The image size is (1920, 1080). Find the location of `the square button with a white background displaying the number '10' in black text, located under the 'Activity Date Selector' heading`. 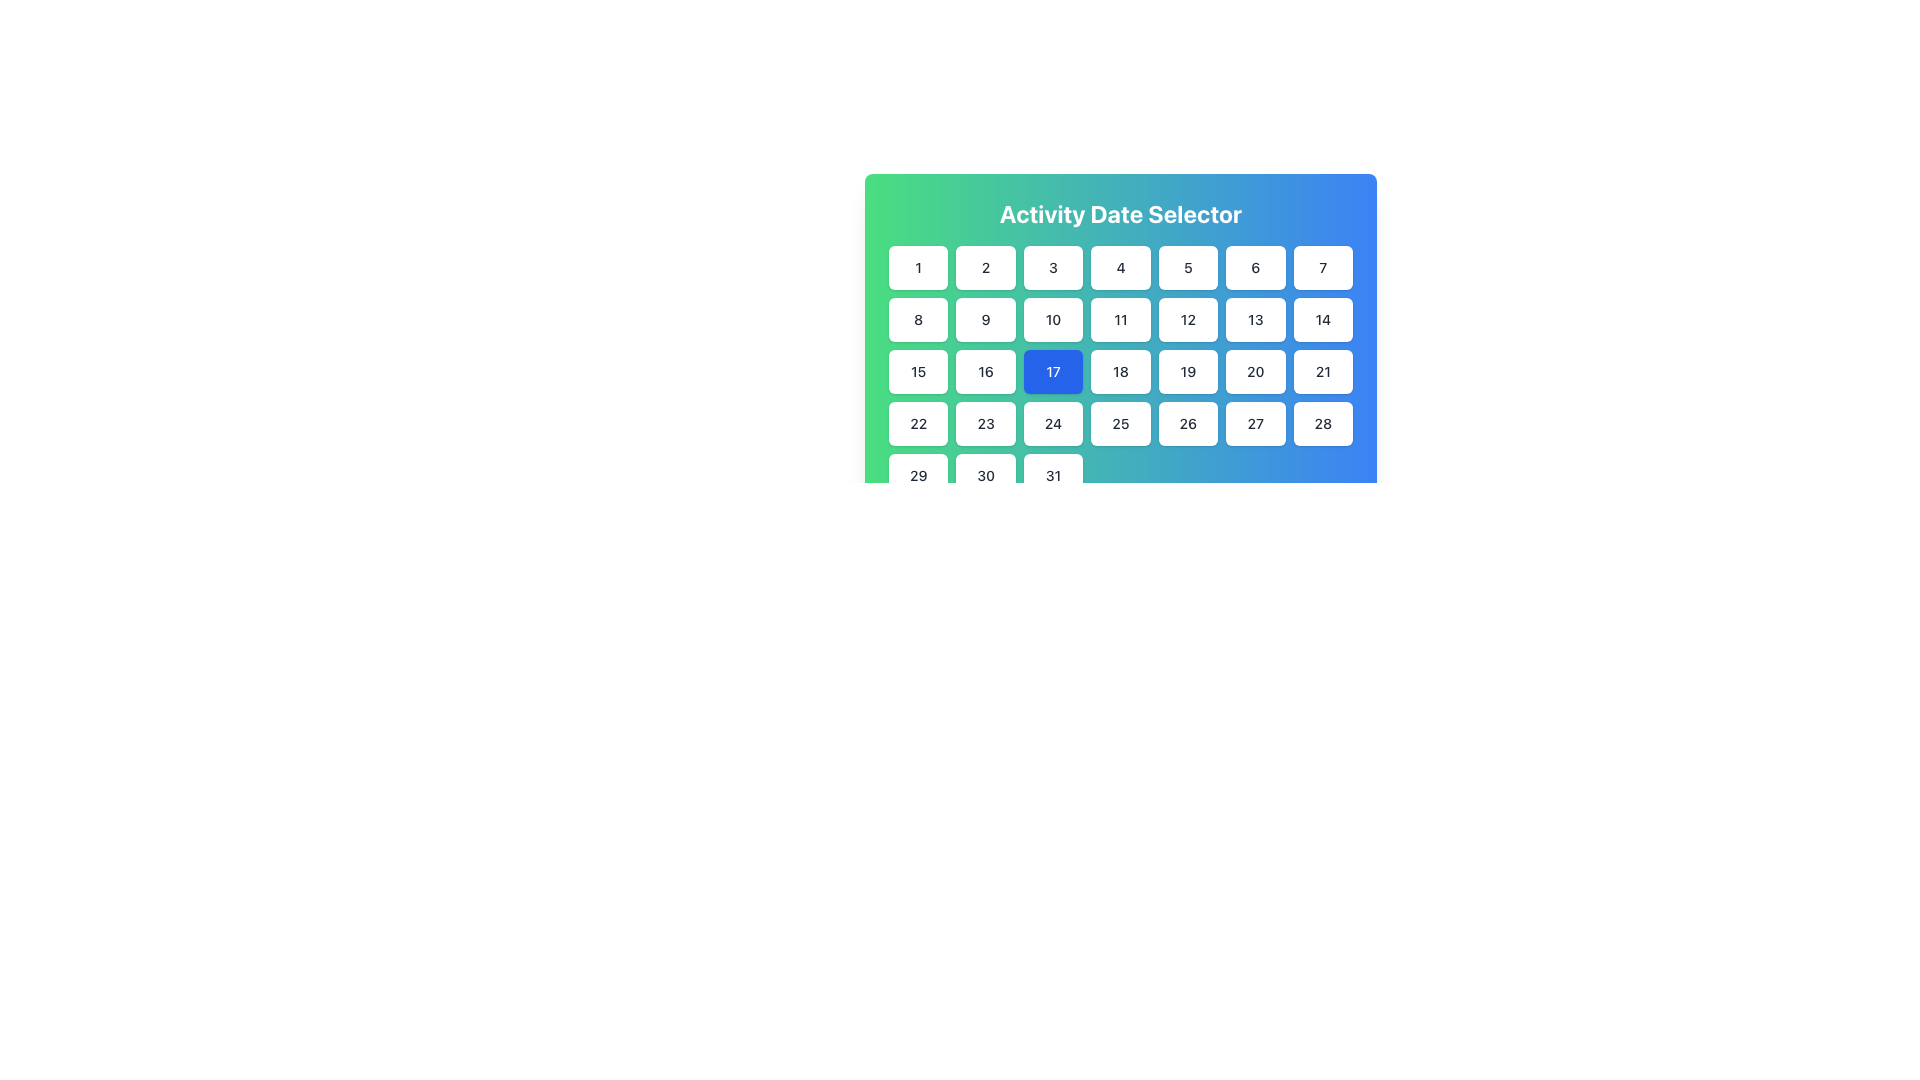

the square button with a white background displaying the number '10' in black text, located under the 'Activity Date Selector' heading is located at coordinates (1052, 319).